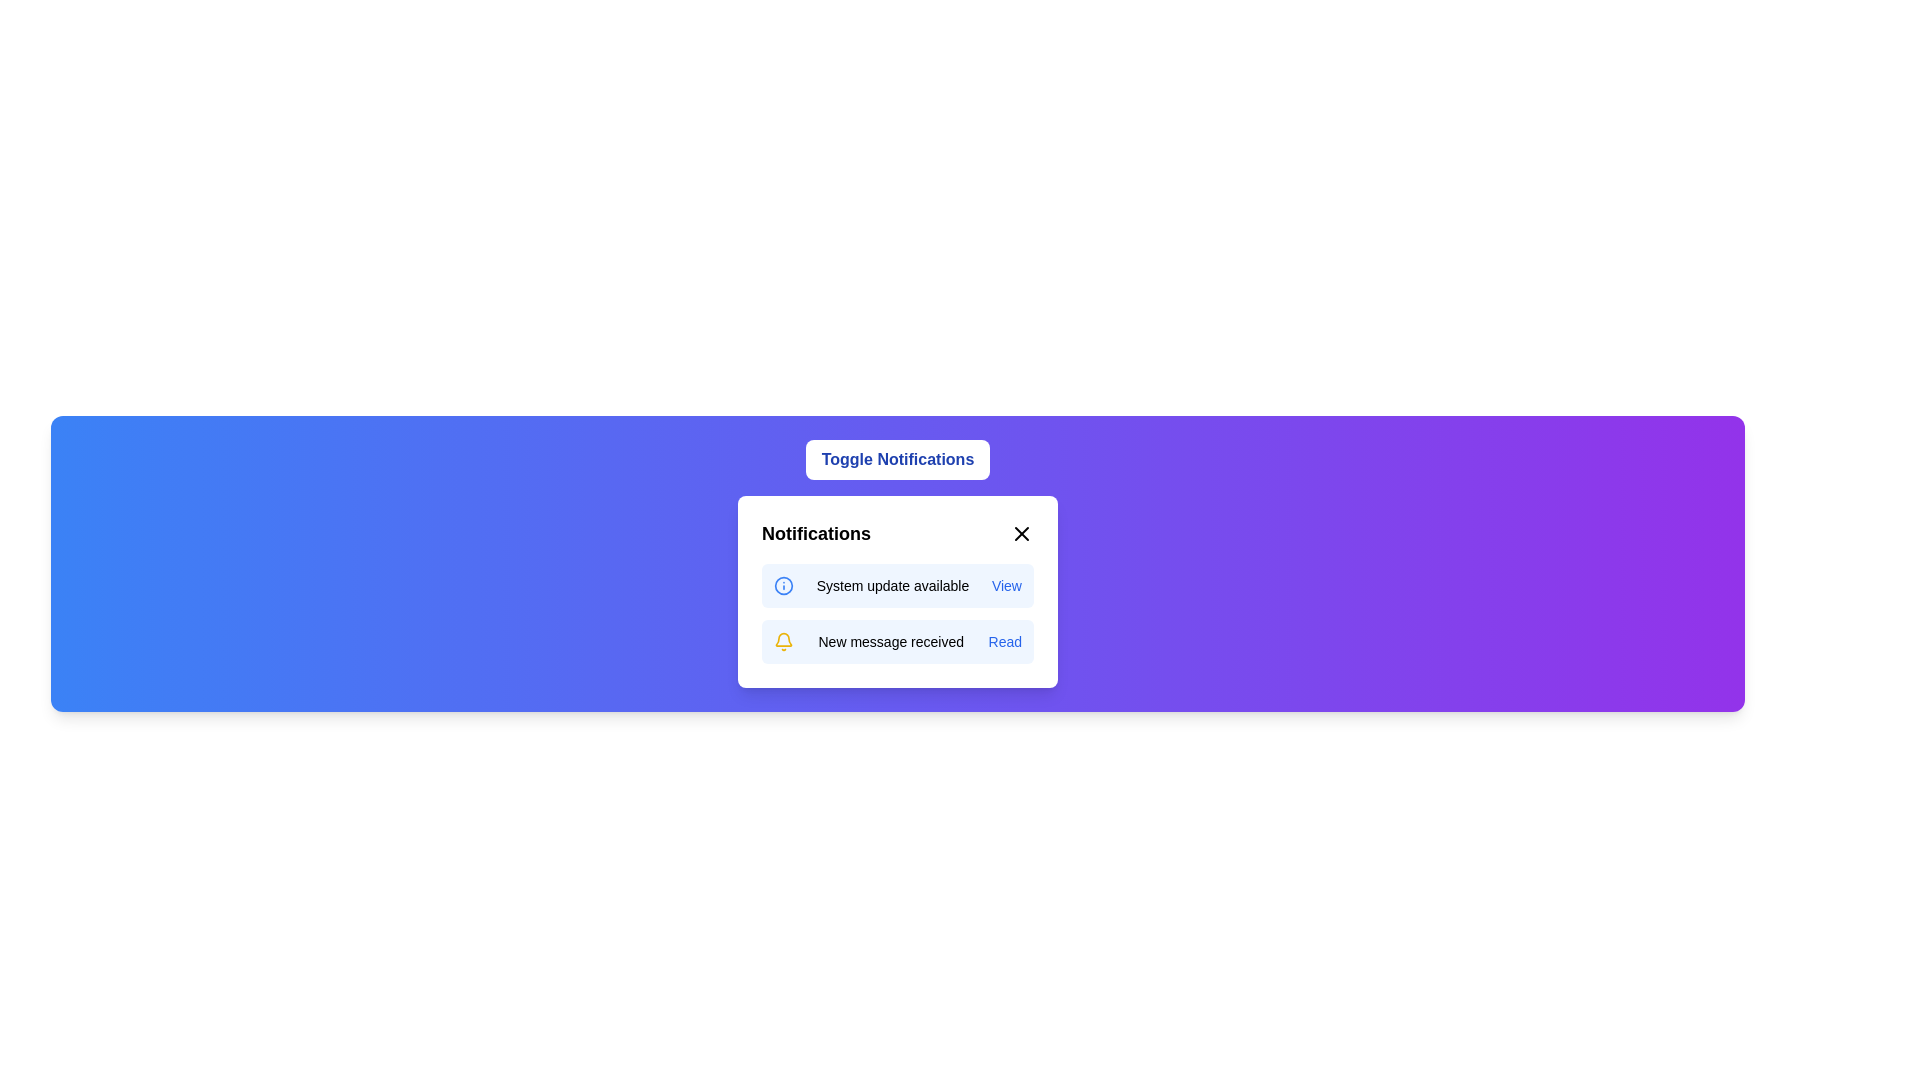 The width and height of the screenshot is (1920, 1080). Describe the element at coordinates (891, 585) in the screenshot. I see `the Text Label that serves as a notification about a system update, positioned centrally between an informational icon and the 'View' link in the 'Notifications' dropdown` at that location.